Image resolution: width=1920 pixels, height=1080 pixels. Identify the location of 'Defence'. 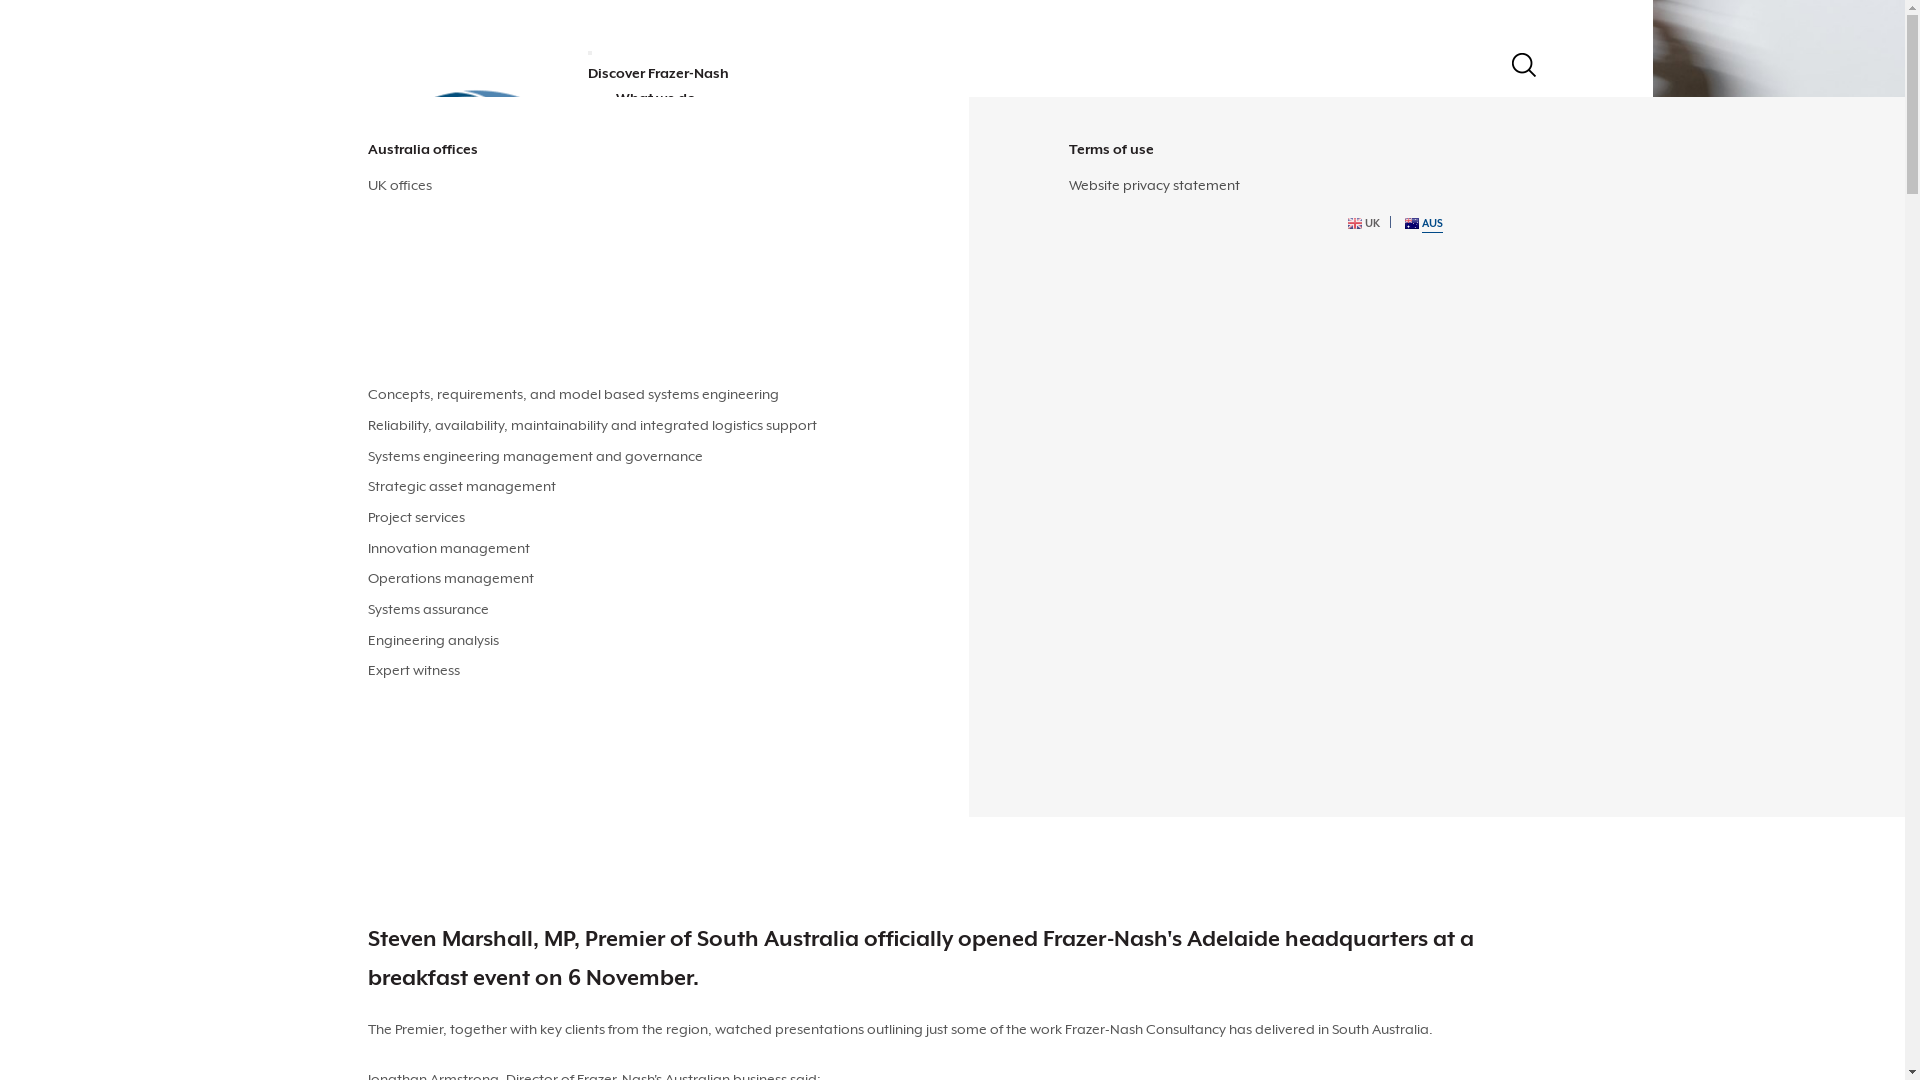
(394, 245).